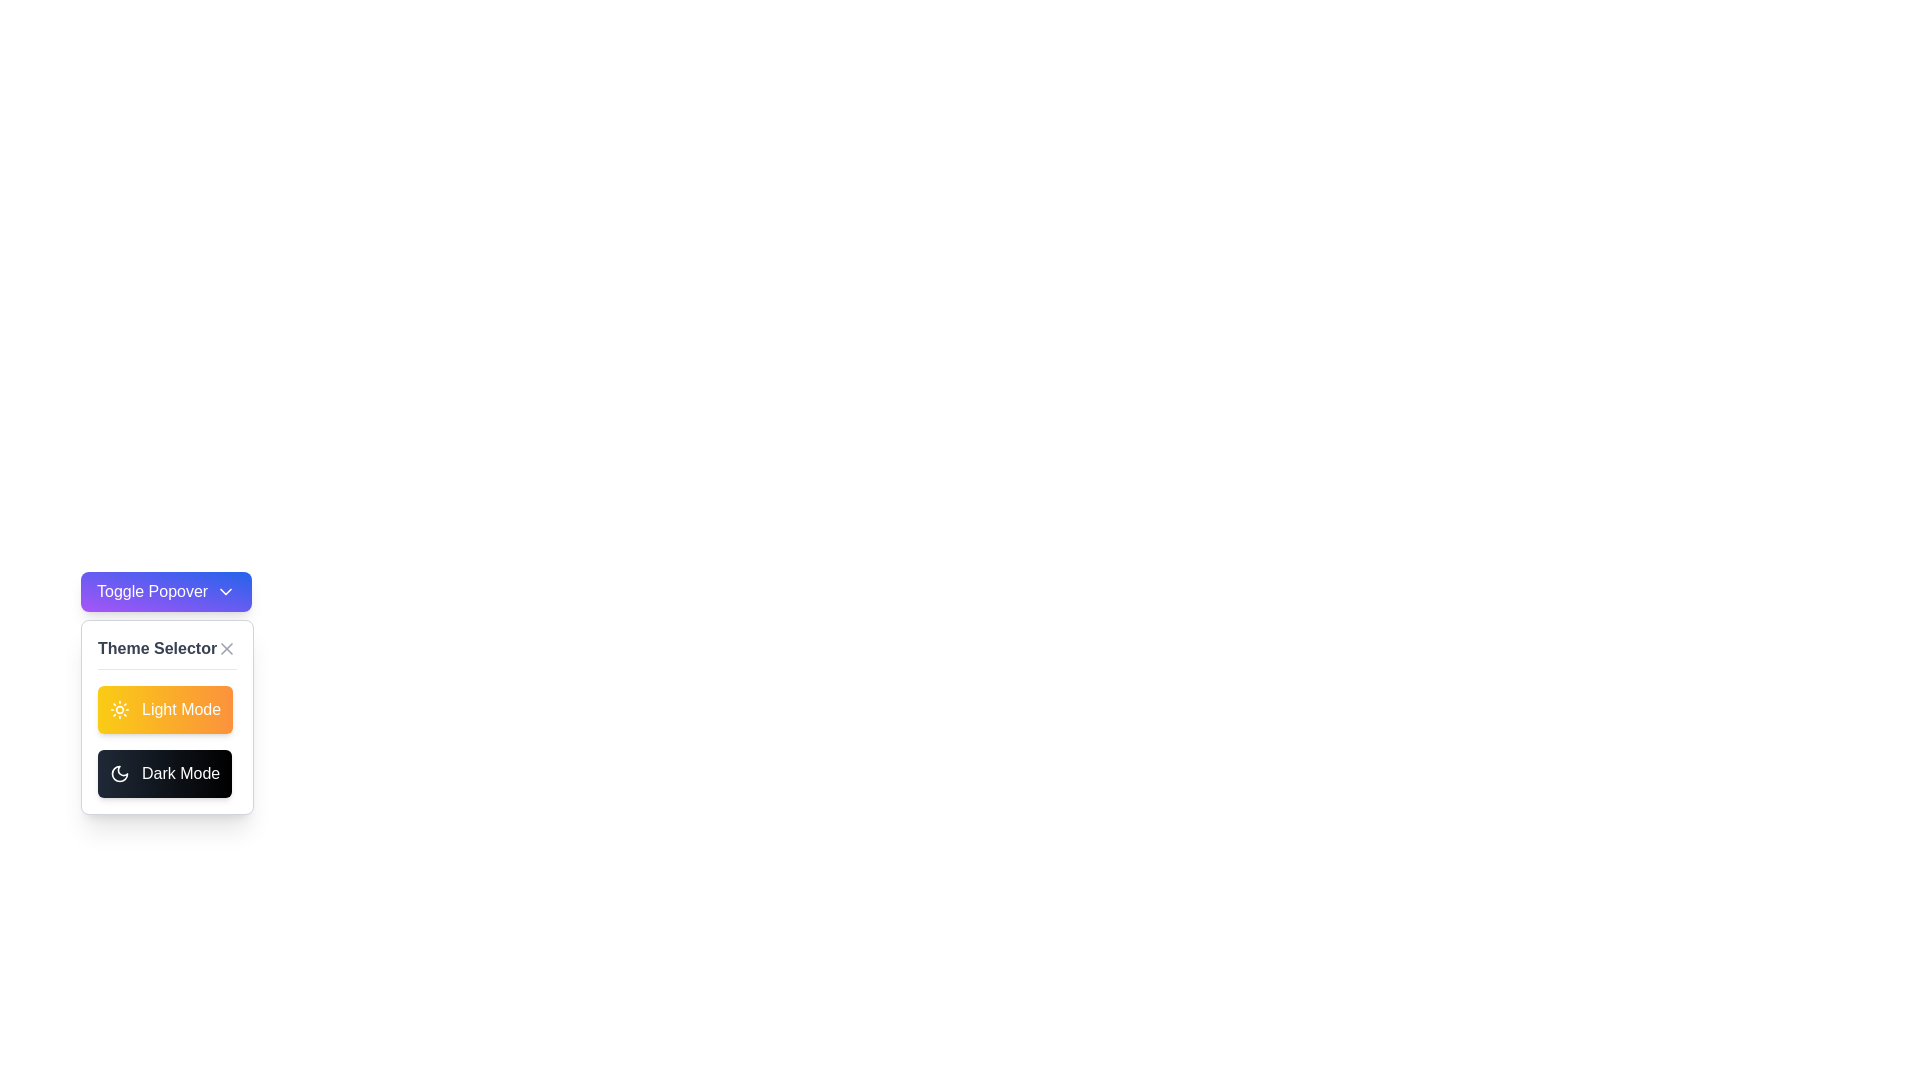 The width and height of the screenshot is (1920, 1080). I want to click on the 'Dark Mode' button in the 'Theme Selector' dropdown menu, so click(119, 773).